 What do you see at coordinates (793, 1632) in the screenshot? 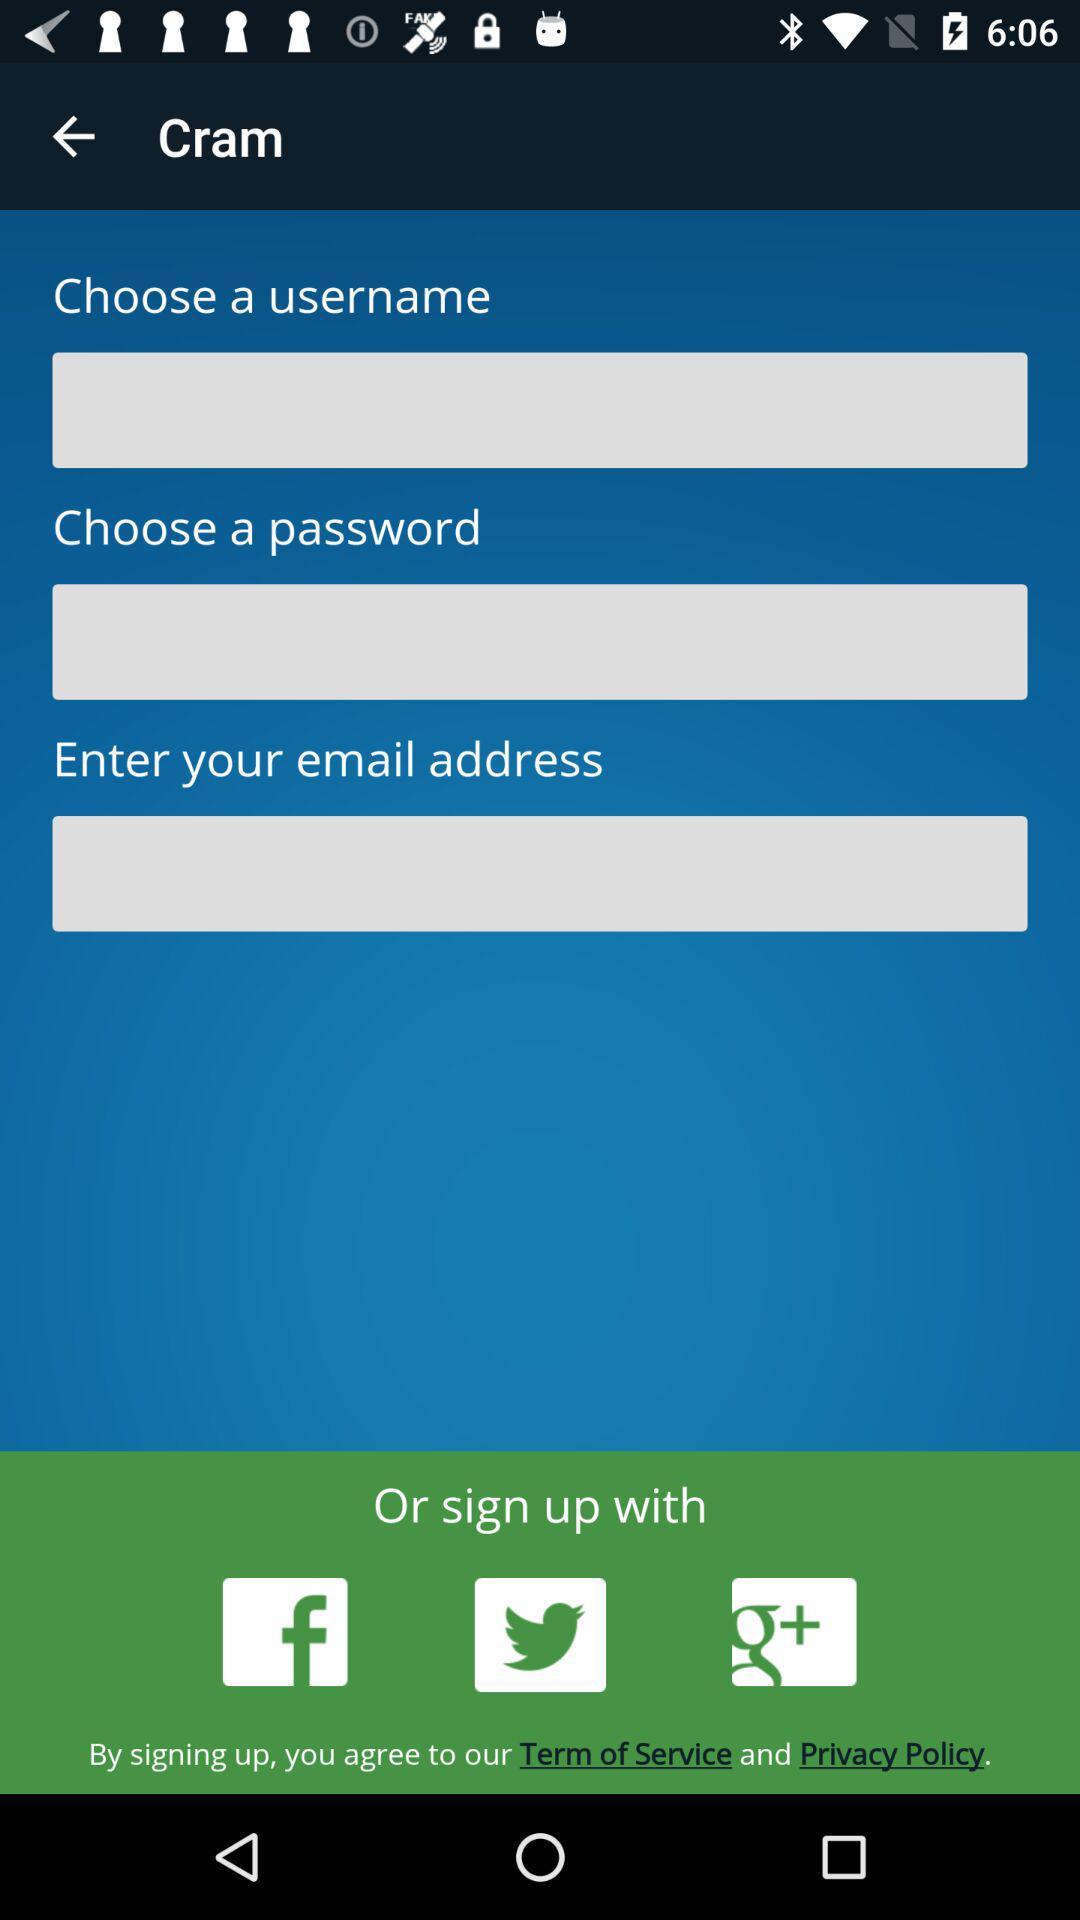
I see `login with google+` at bounding box center [793, 1632].